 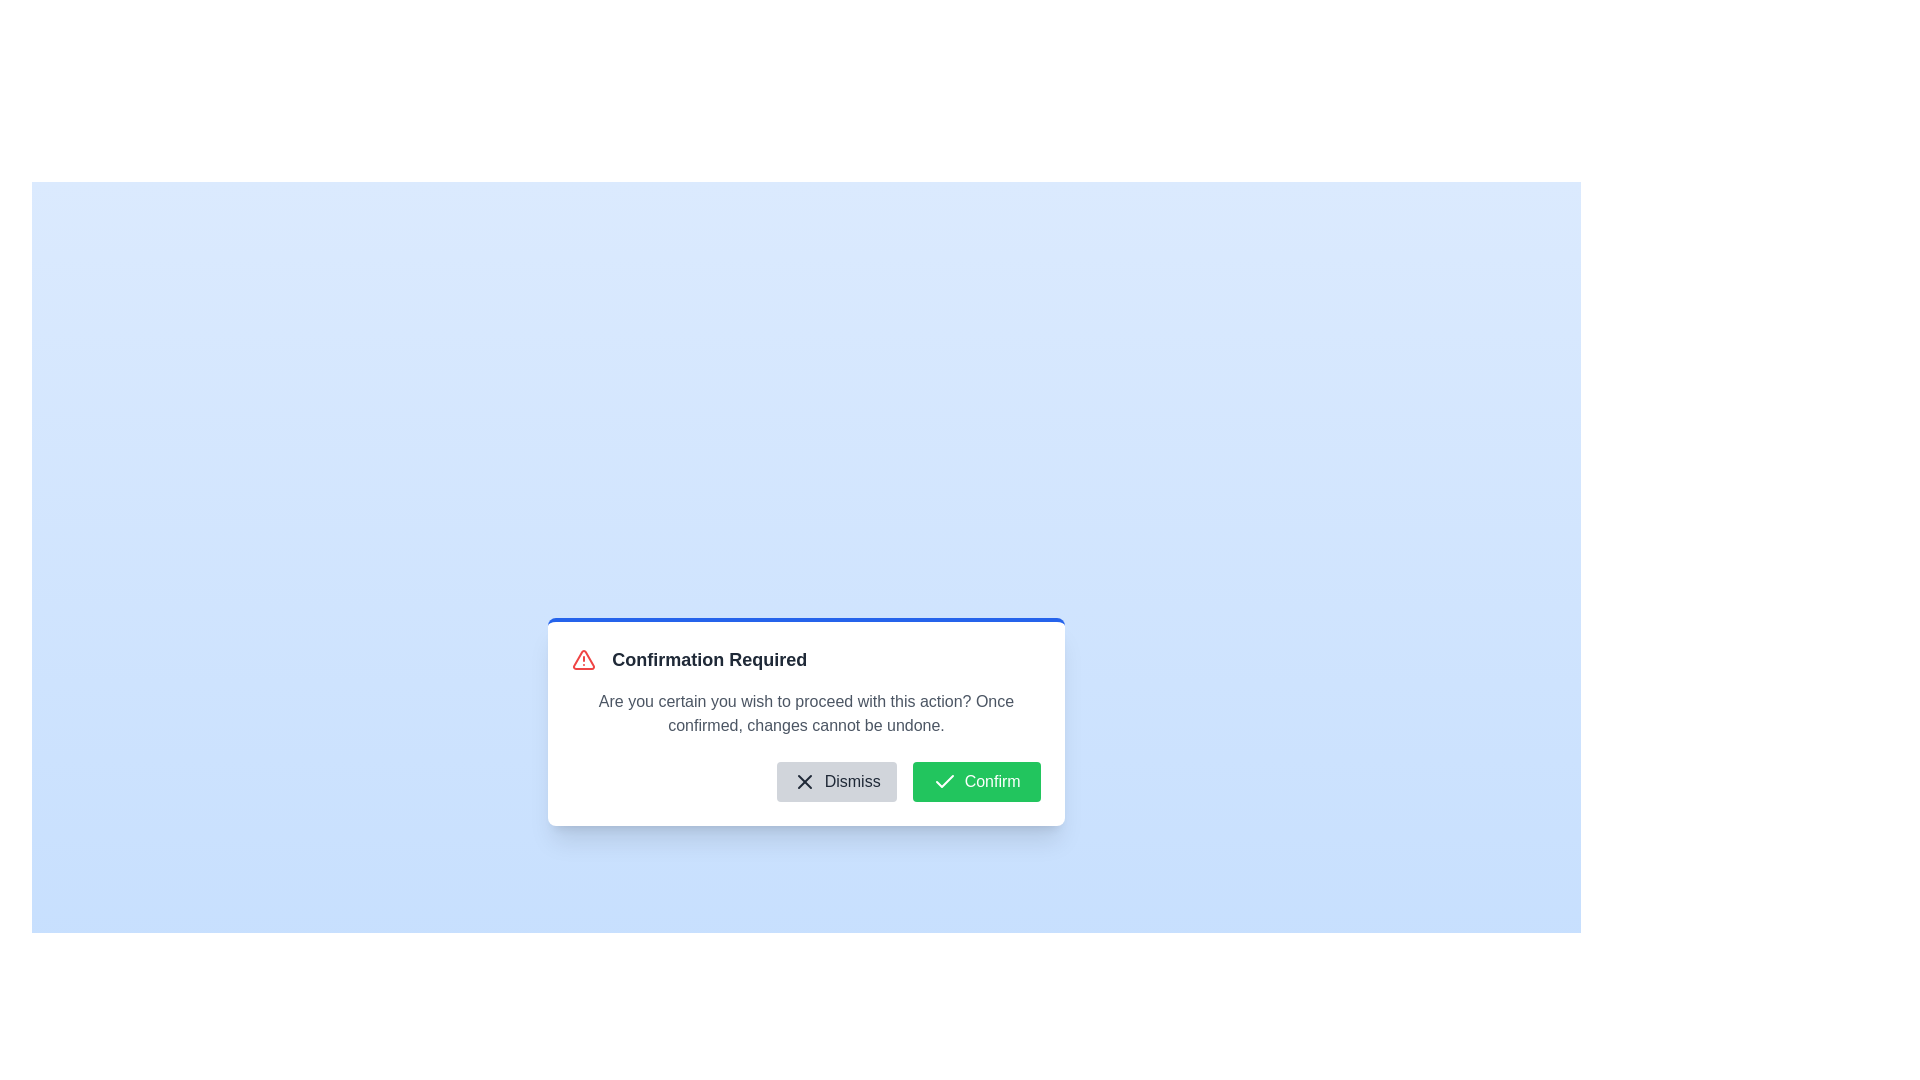 I want to click on the dismiss button located in the footer section of the 'Confirmation Required' dialog box, so click(x=806, y=781).